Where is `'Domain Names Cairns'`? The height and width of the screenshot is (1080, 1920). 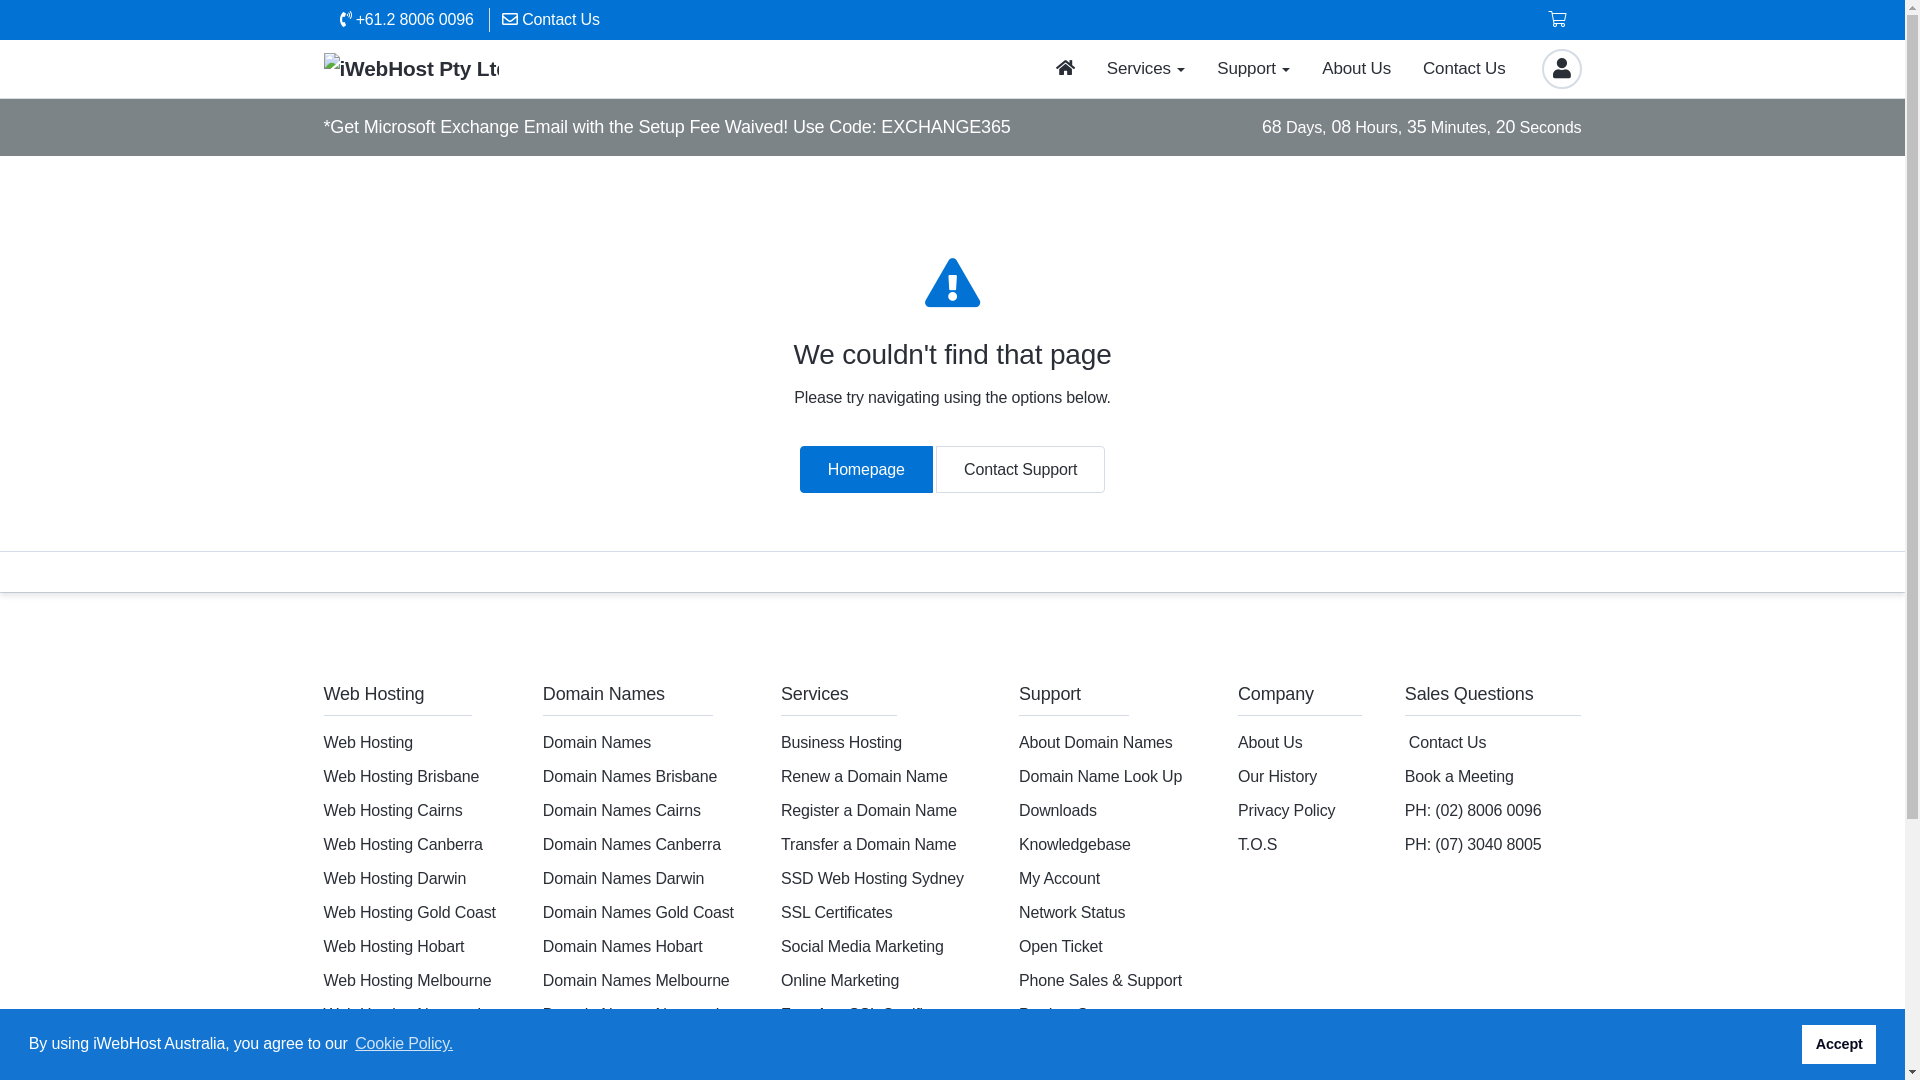 'Domain Names Cairns' is located at coordinates (621, 810).